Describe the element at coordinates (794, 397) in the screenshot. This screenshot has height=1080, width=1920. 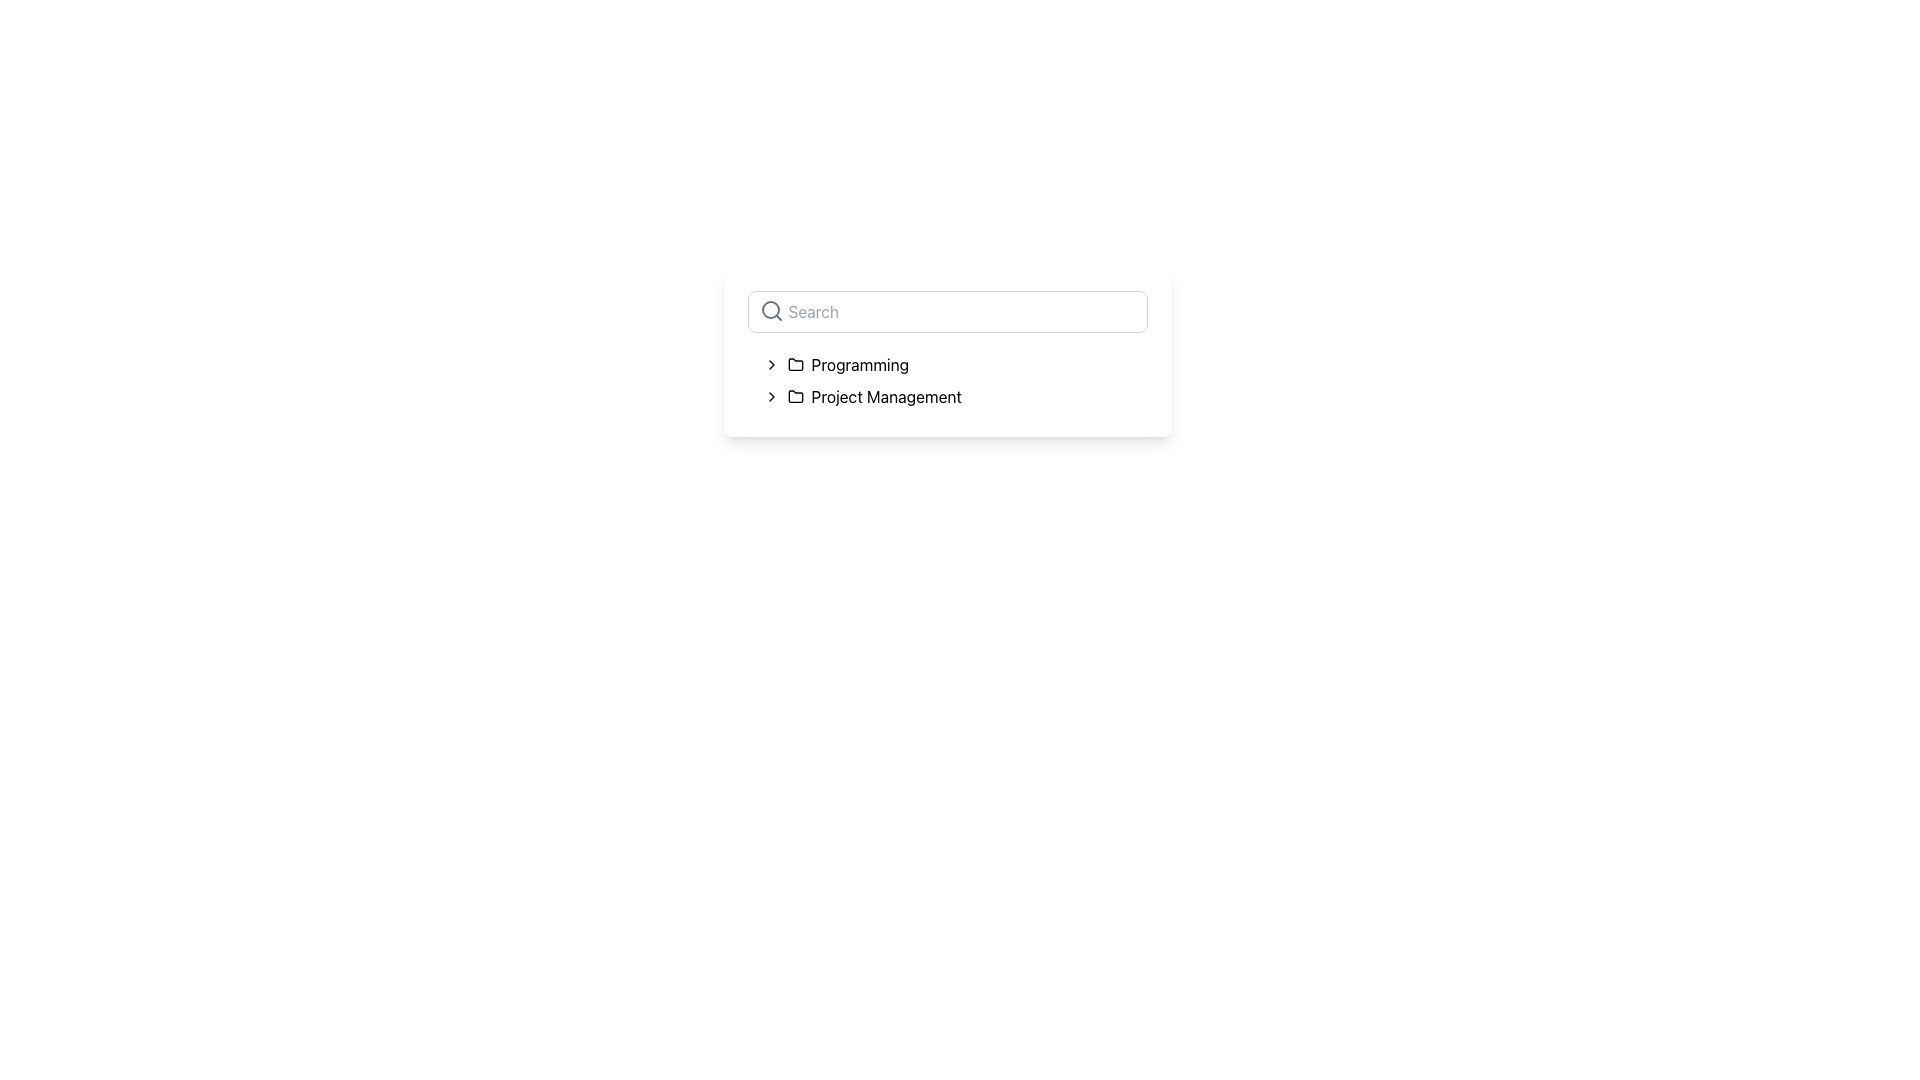
I see `the small folder icon styled as an outline, located to the immediate left of the 'Project Management' text in the vertical menu` at that location.